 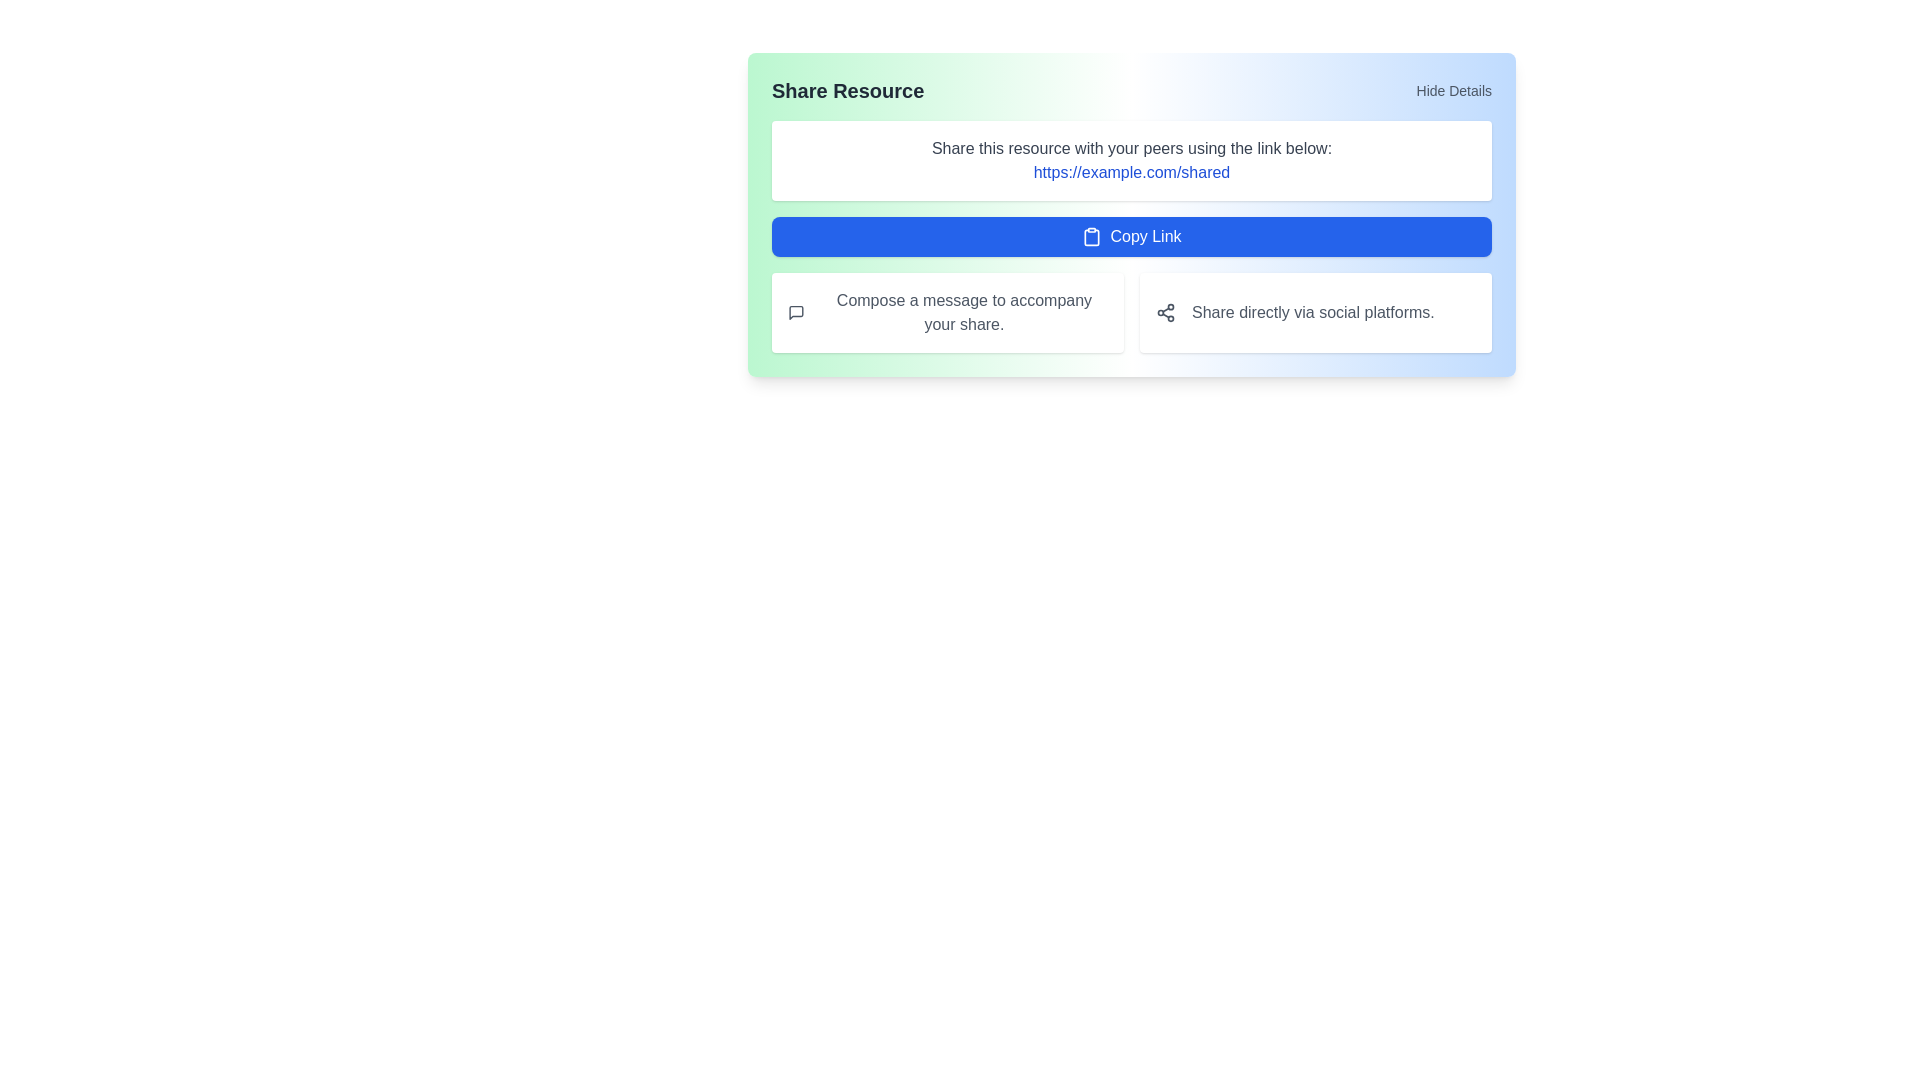 I want to click on the blue 'Copy Link' button with white text and clipboard icon, so click(x=1132, y=235).